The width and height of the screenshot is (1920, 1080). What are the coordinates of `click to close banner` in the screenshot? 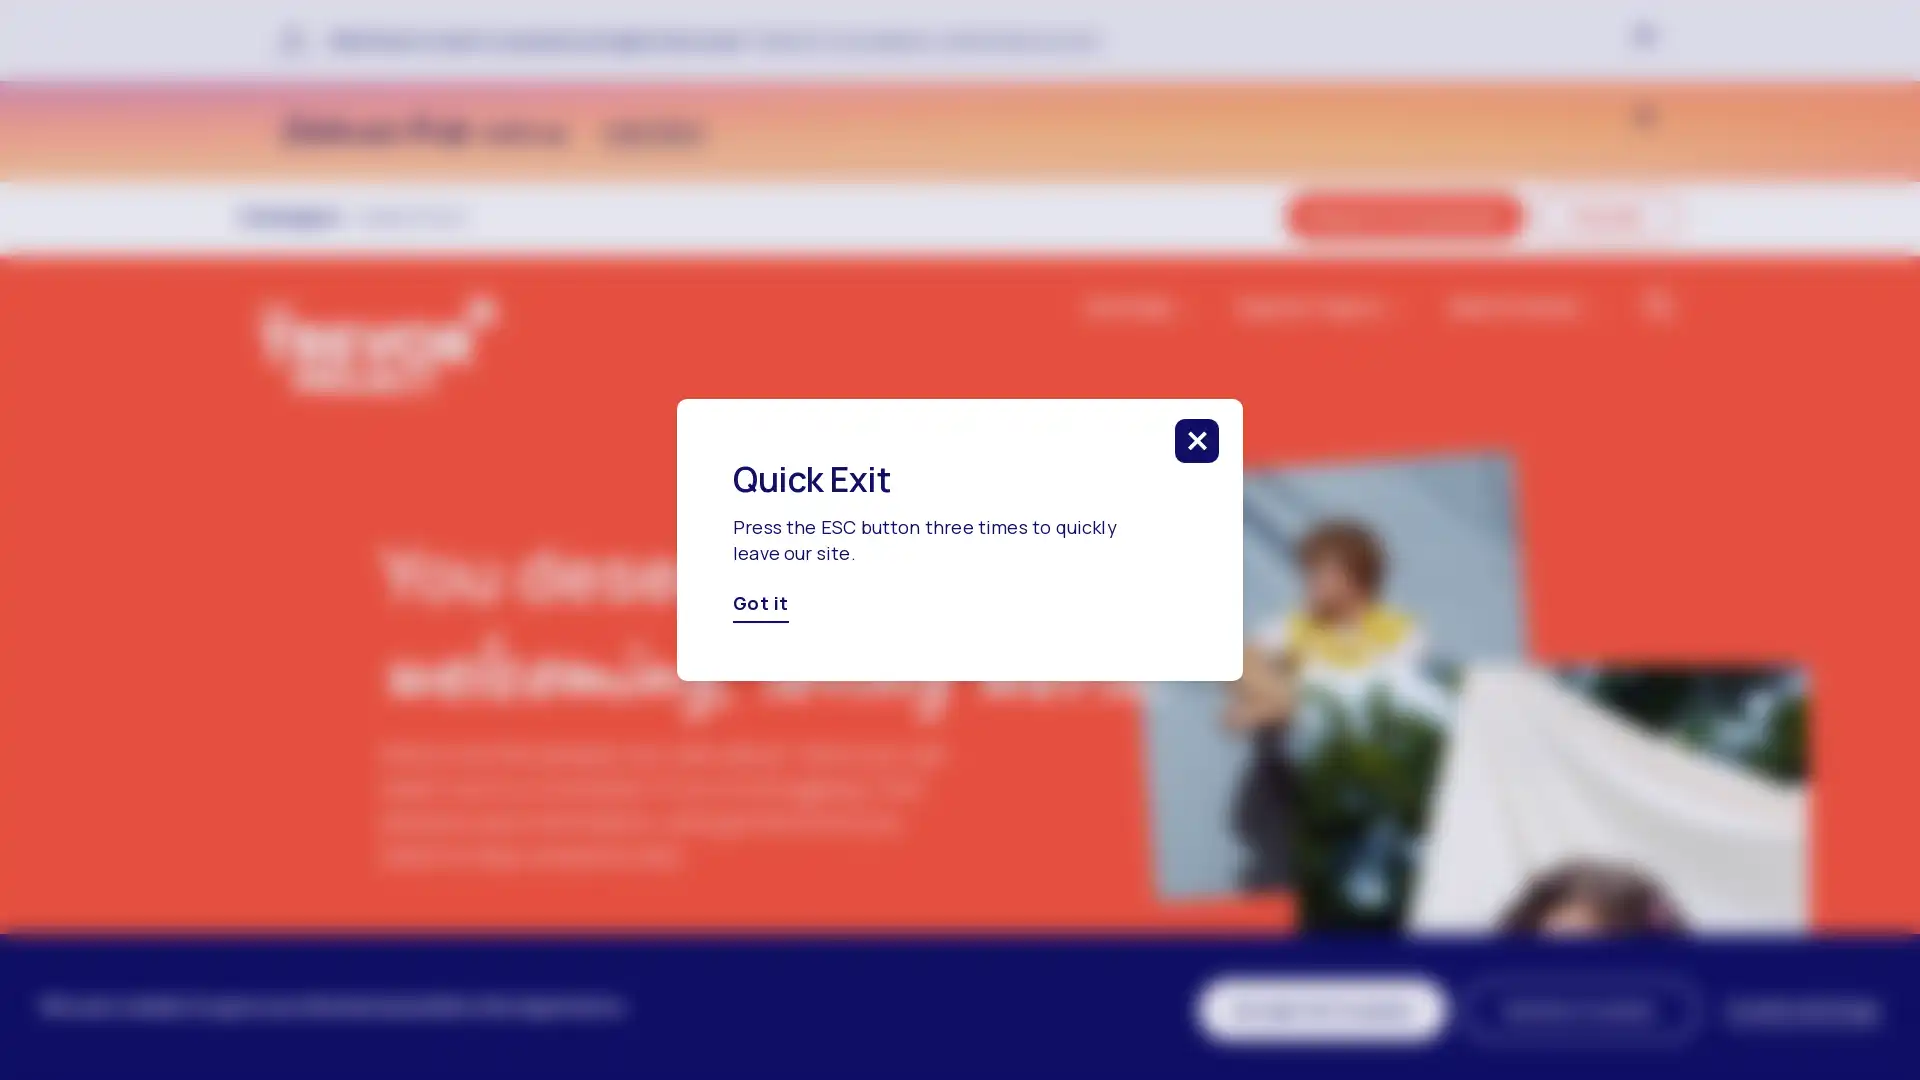 It's located at (1643, 116).